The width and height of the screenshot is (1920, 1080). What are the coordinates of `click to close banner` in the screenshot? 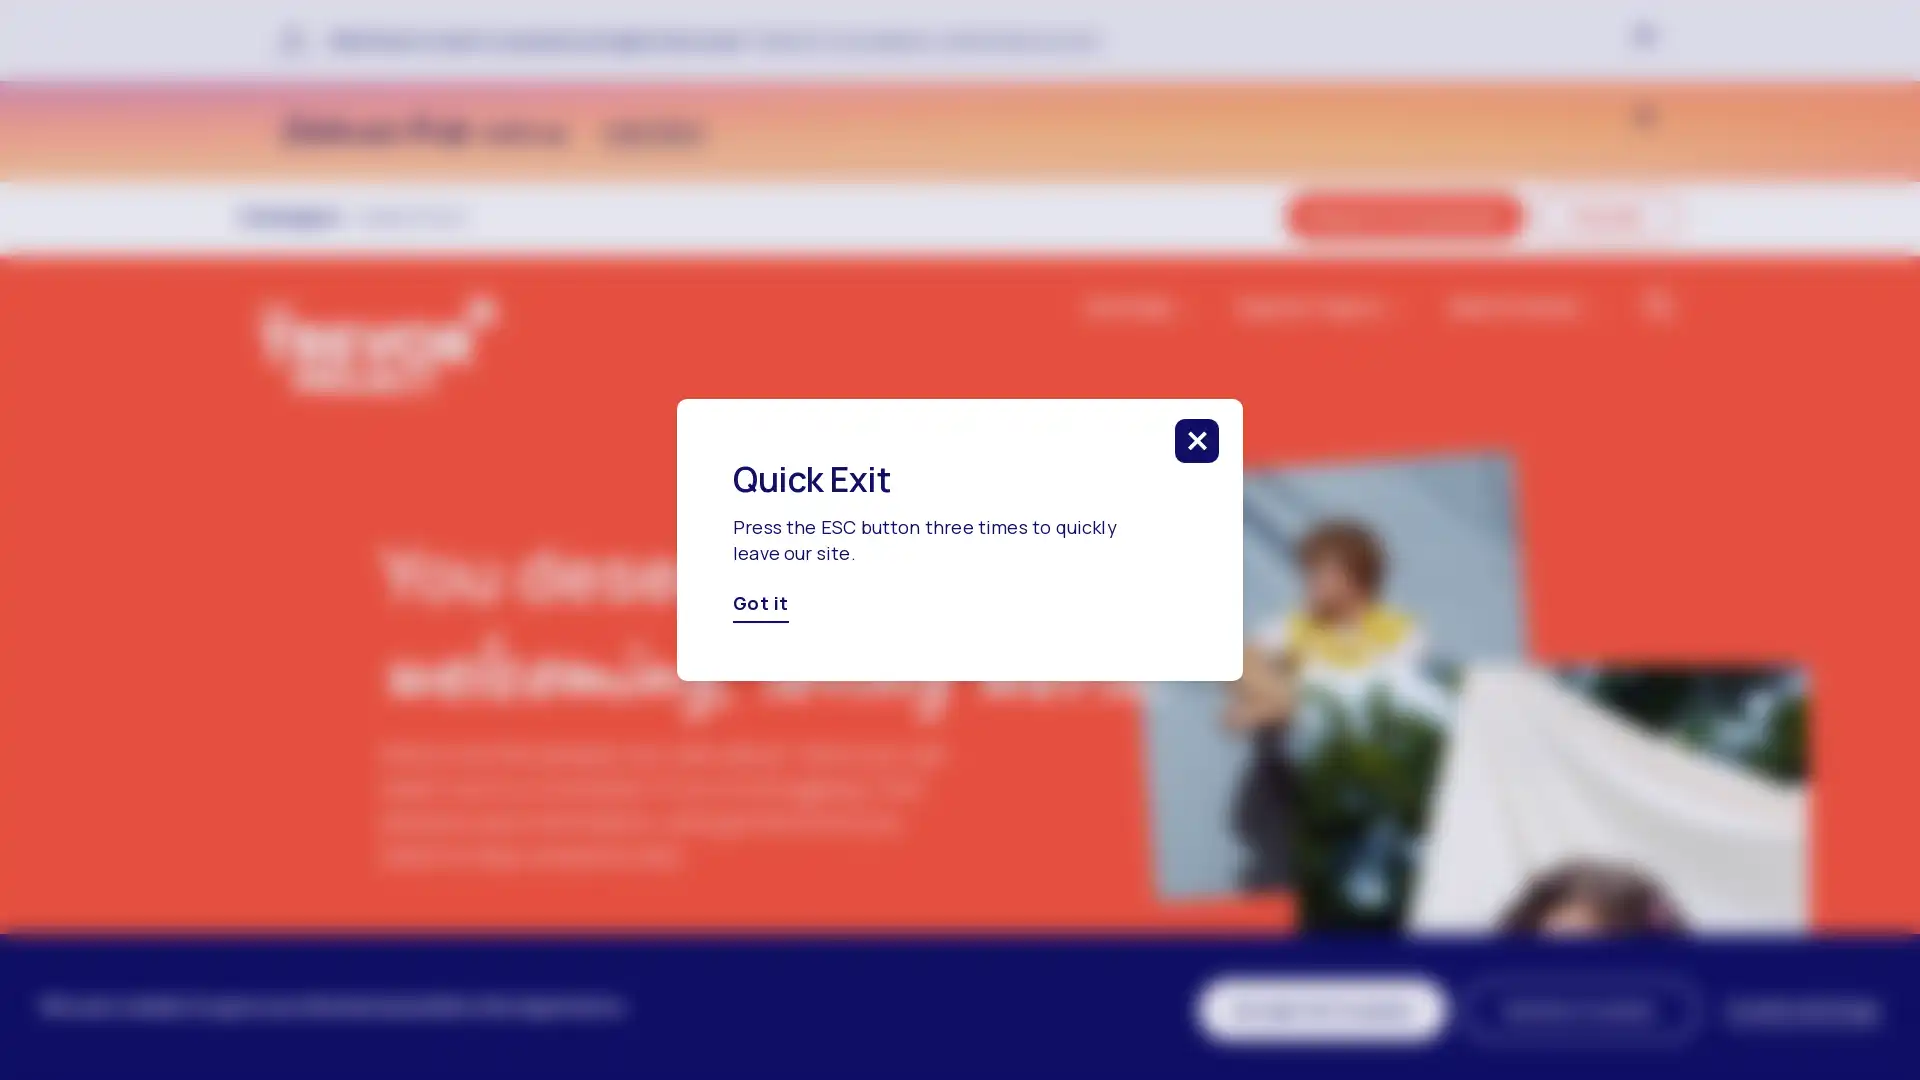 It's located at (1643, 116).